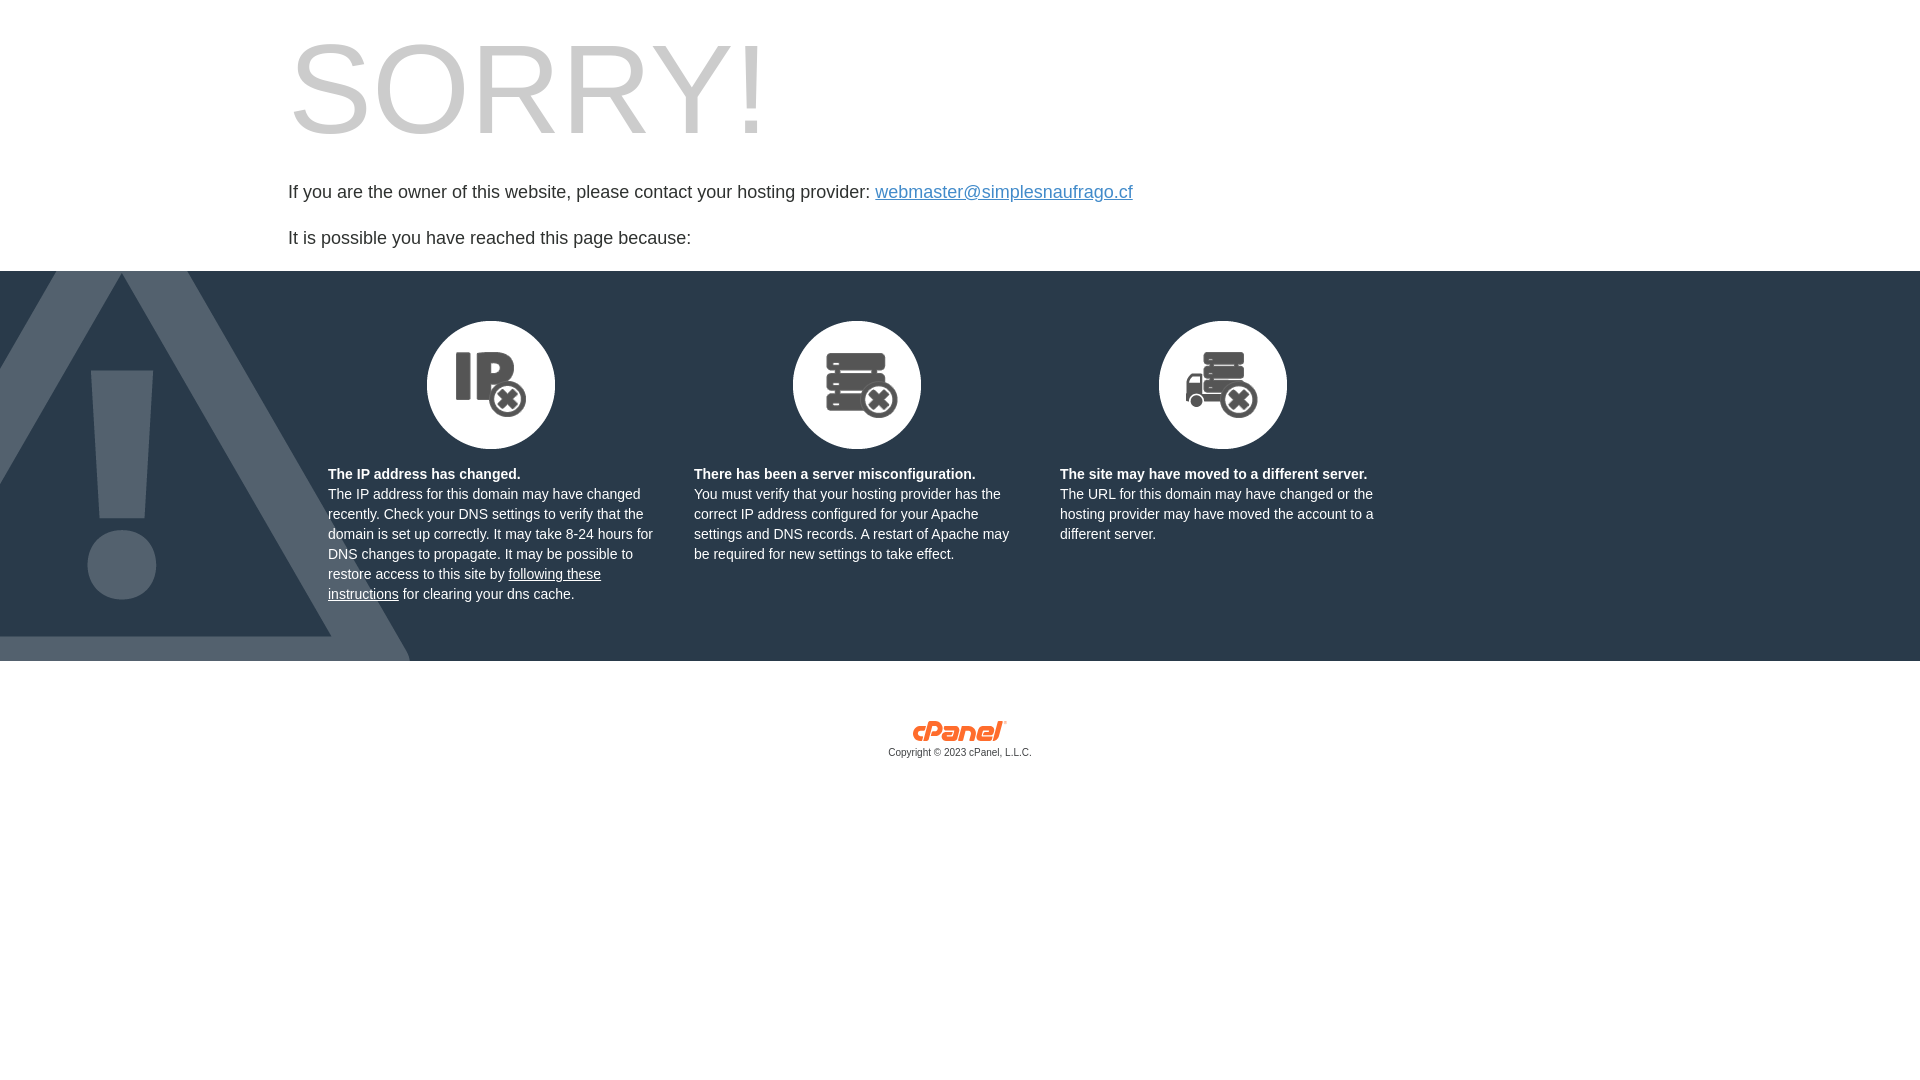 The width and height of the screenshot is (1920, 1080). I want to click on 'following these instructions', so click(463, 583).